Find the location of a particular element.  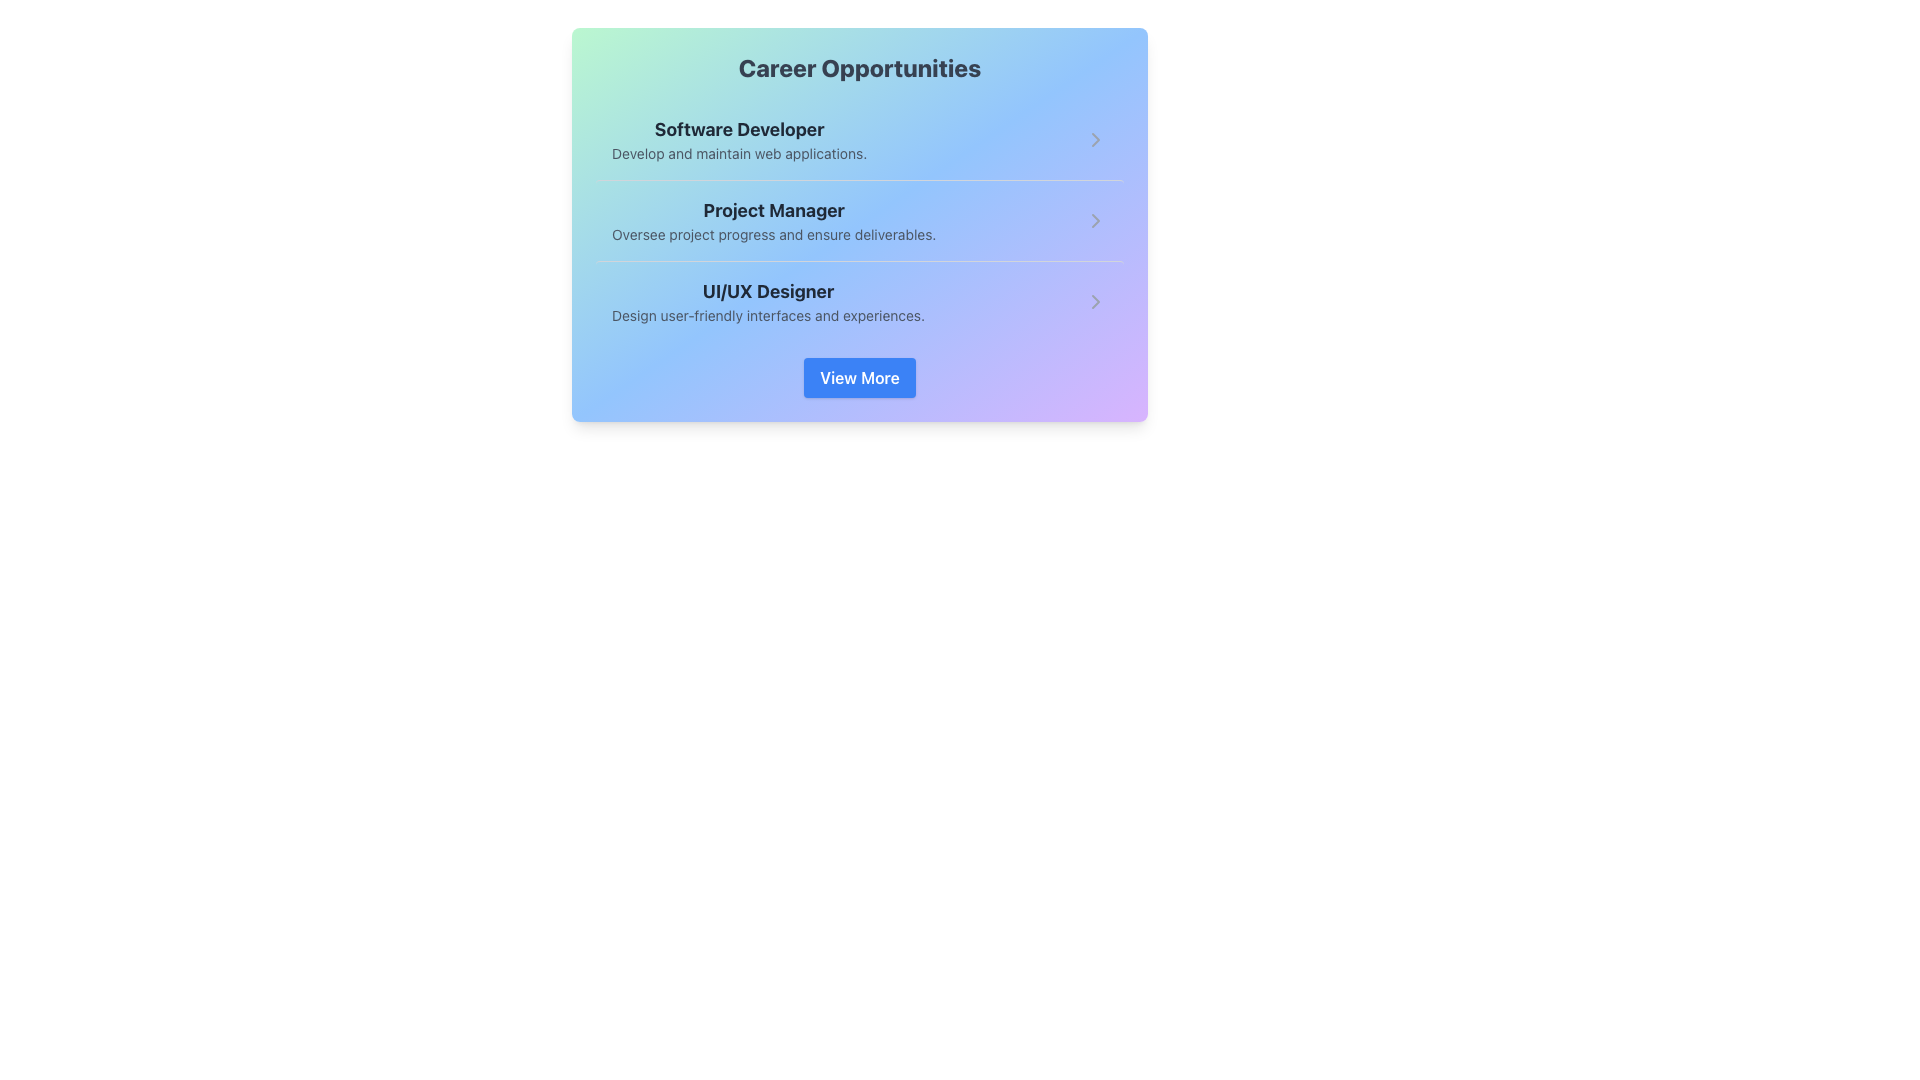

the 'View More' button with a blue background and white text, located at the bottom of the 'Career Opportunities' card is located at coordinates (859, 378).